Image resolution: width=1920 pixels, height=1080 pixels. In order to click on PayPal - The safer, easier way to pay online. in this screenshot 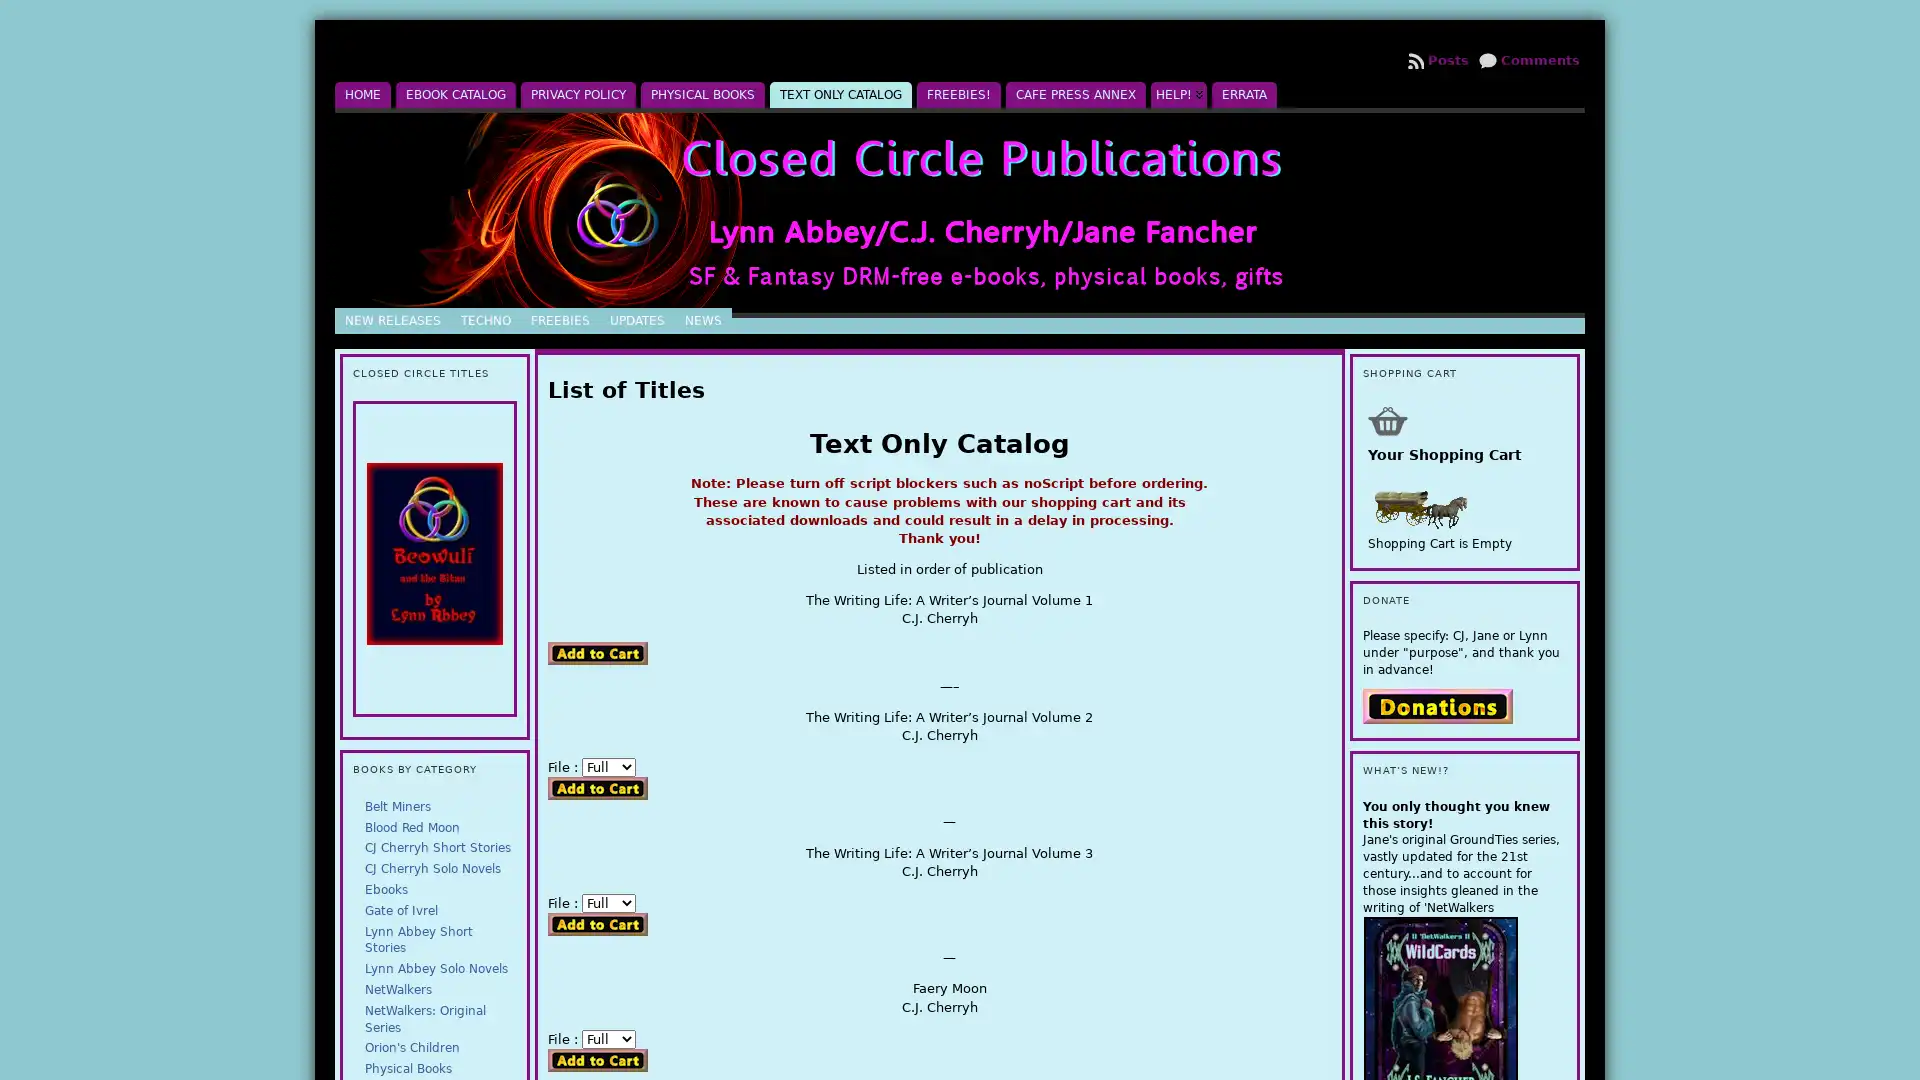, I will do `click(1435, 704)`.